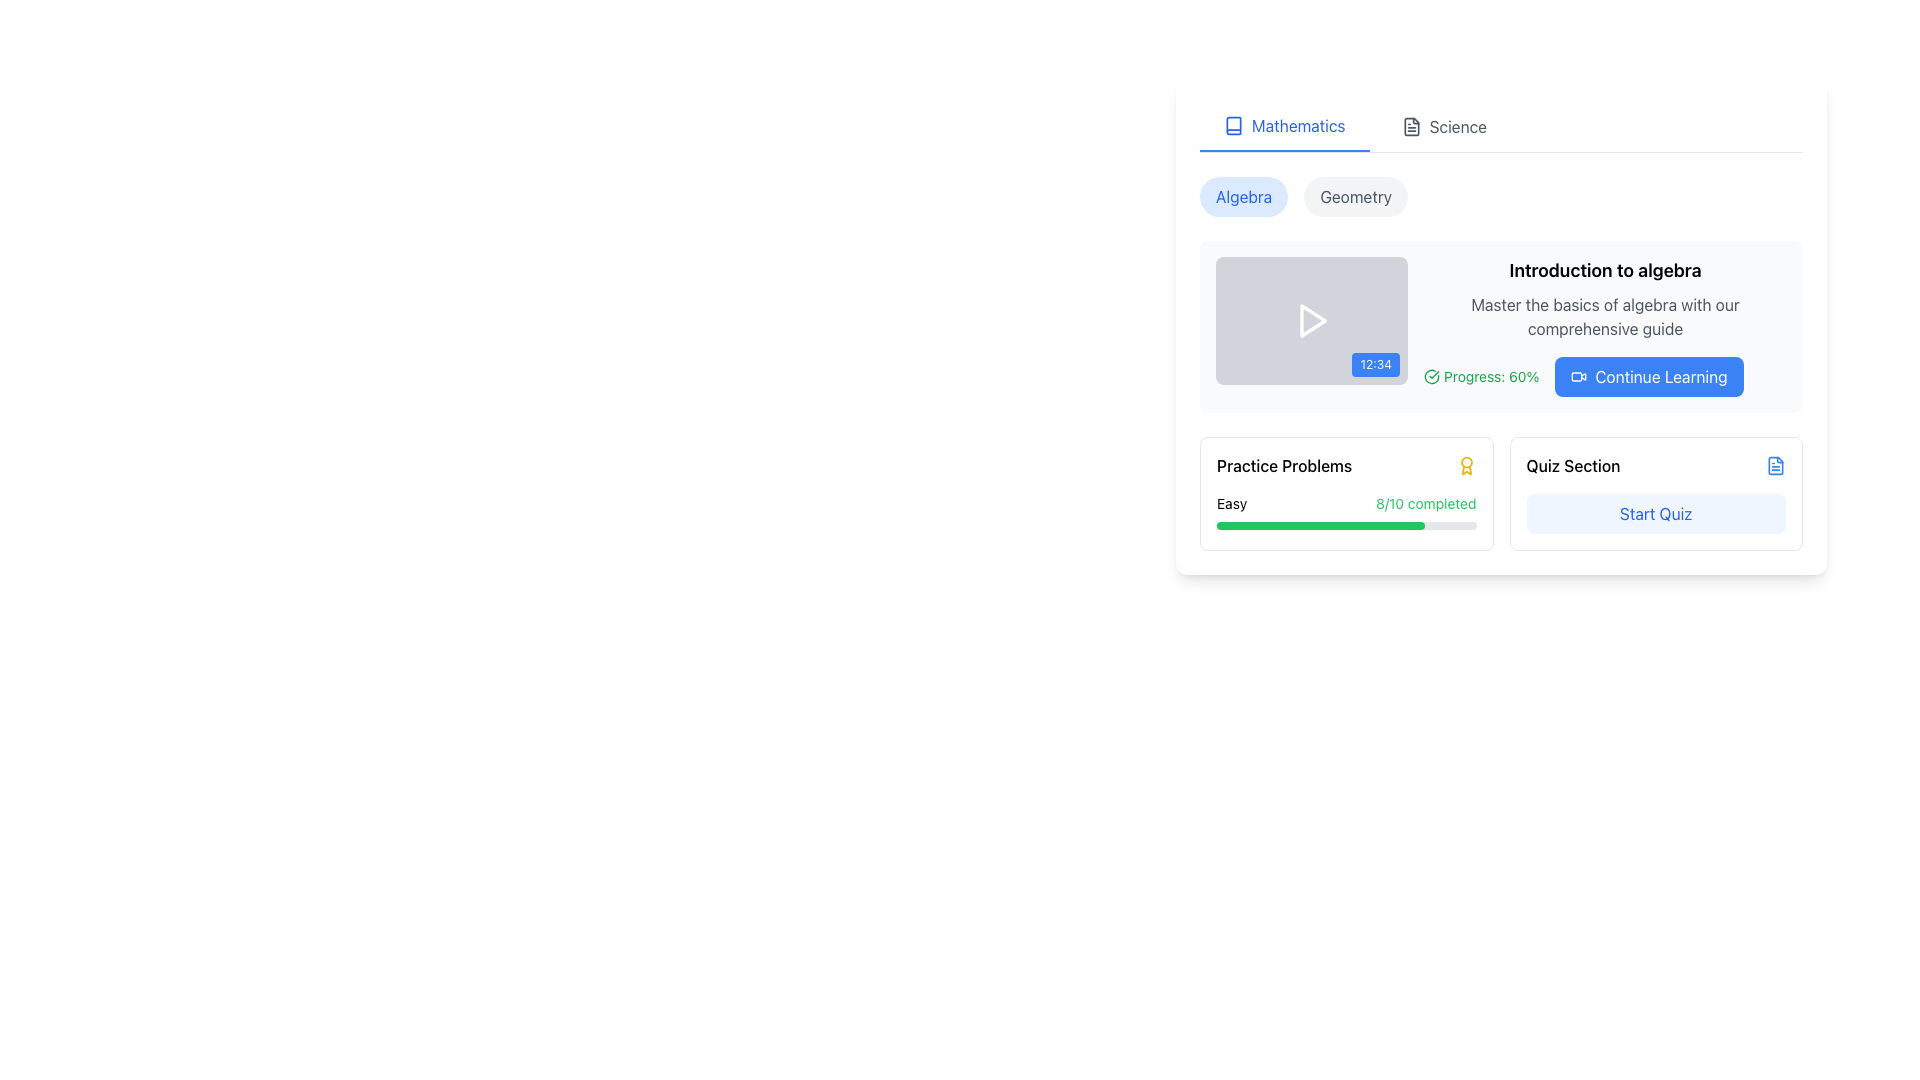 Image resolution: width=1920 pixels, height=1080 pixels. I want to click on the circular green checkmark icon with a checkmark symbol, so click(1430, 377).